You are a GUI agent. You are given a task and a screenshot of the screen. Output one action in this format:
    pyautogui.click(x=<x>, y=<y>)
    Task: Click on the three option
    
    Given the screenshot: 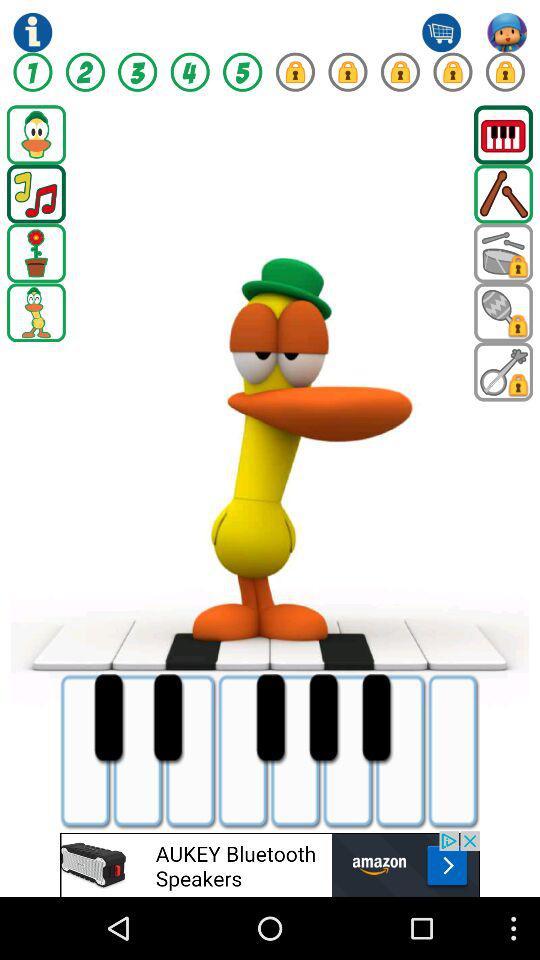 What is the action you would take?
    pyautogui.click(x=136, y=72)
    